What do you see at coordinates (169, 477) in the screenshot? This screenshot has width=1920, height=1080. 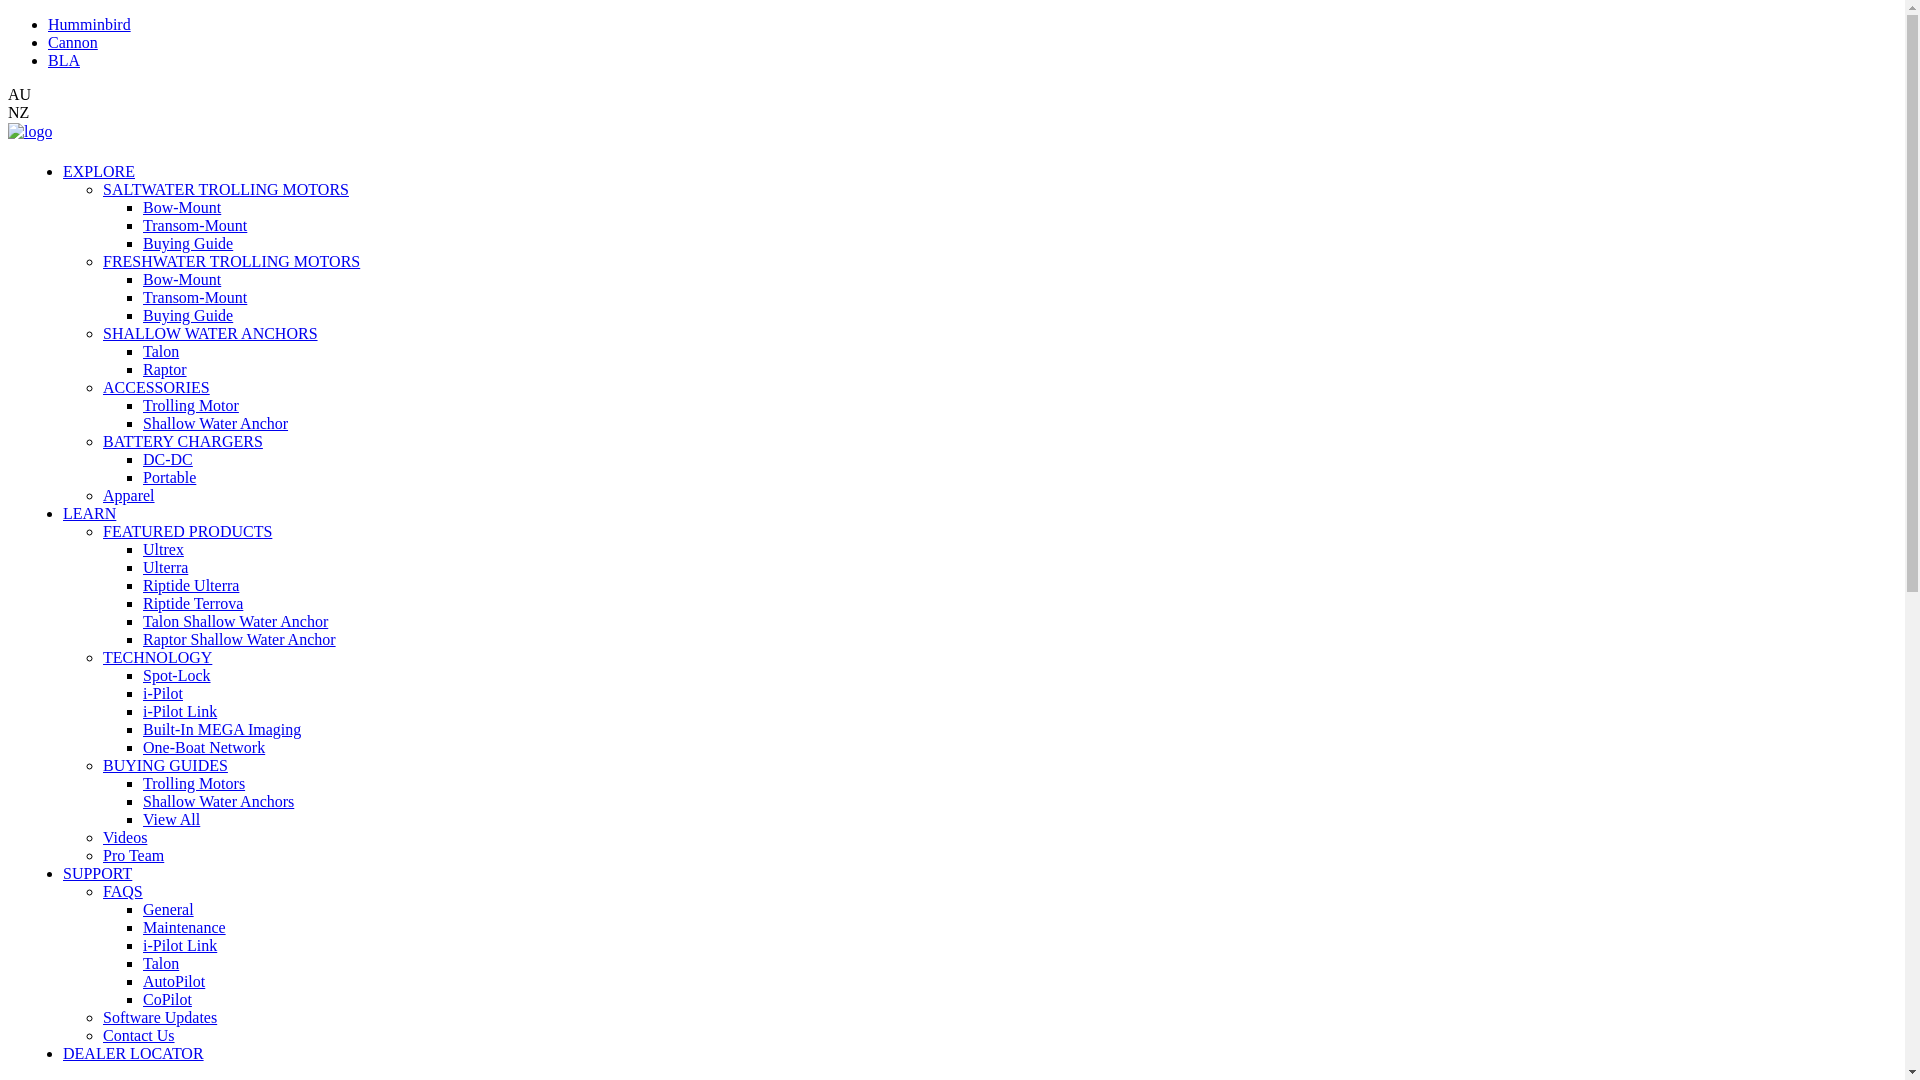 I see `'Portable'` at bounding box center [169, 477].